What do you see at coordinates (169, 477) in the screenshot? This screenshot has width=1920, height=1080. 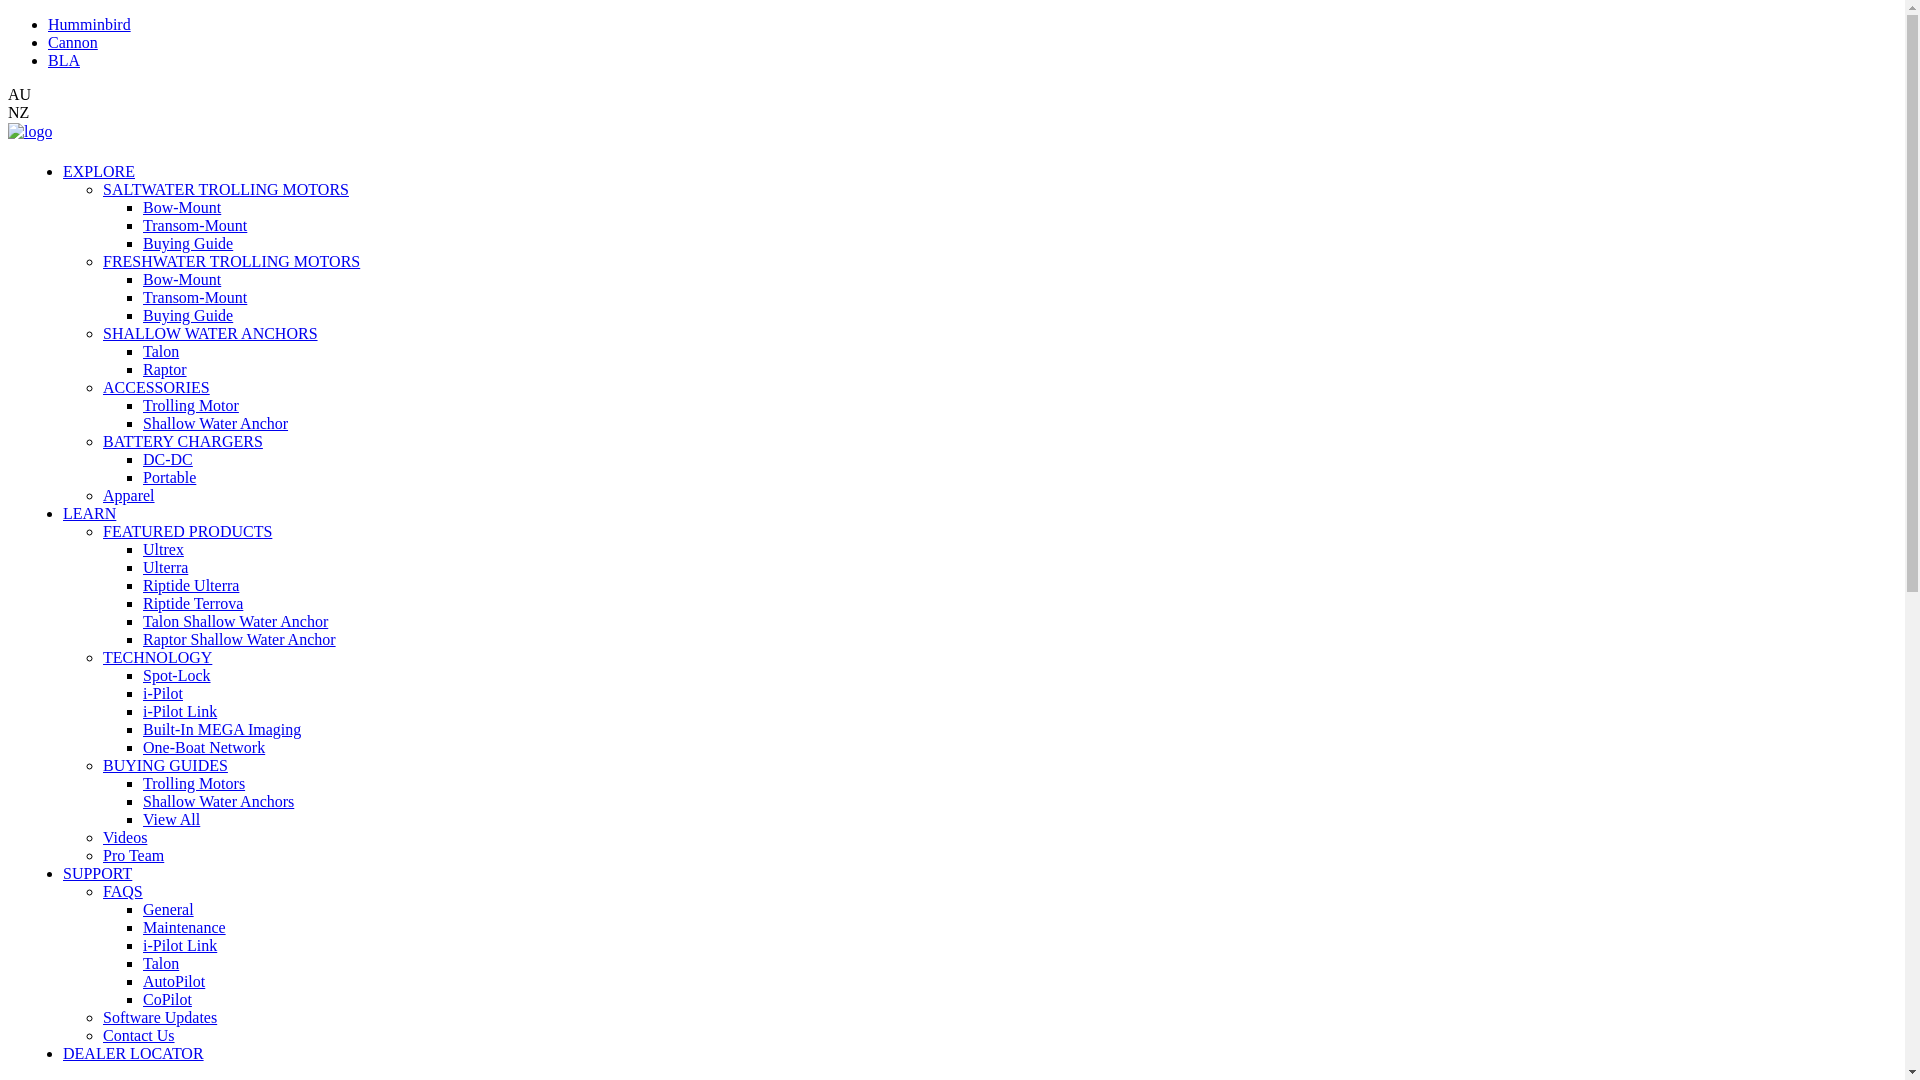 I see `'Portable'` at bounding box center [169, 477].